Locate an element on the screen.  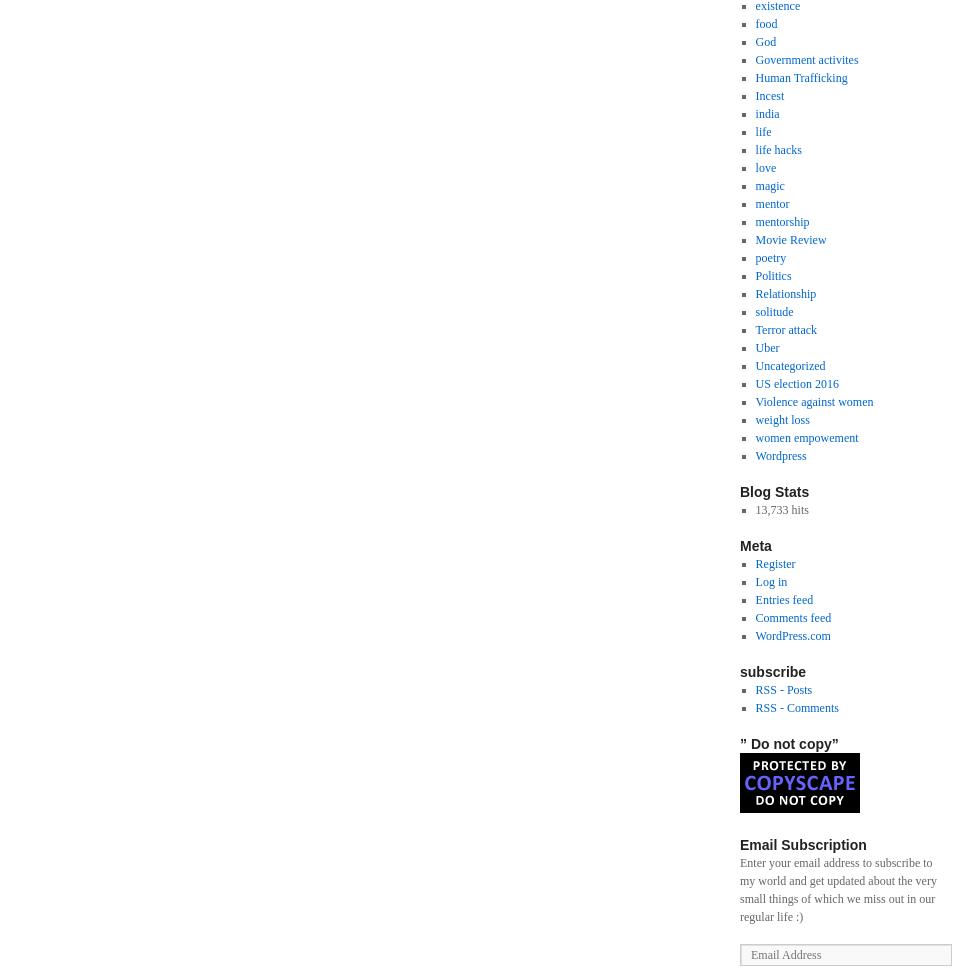
'Register' is located at coordinates (754, 563).